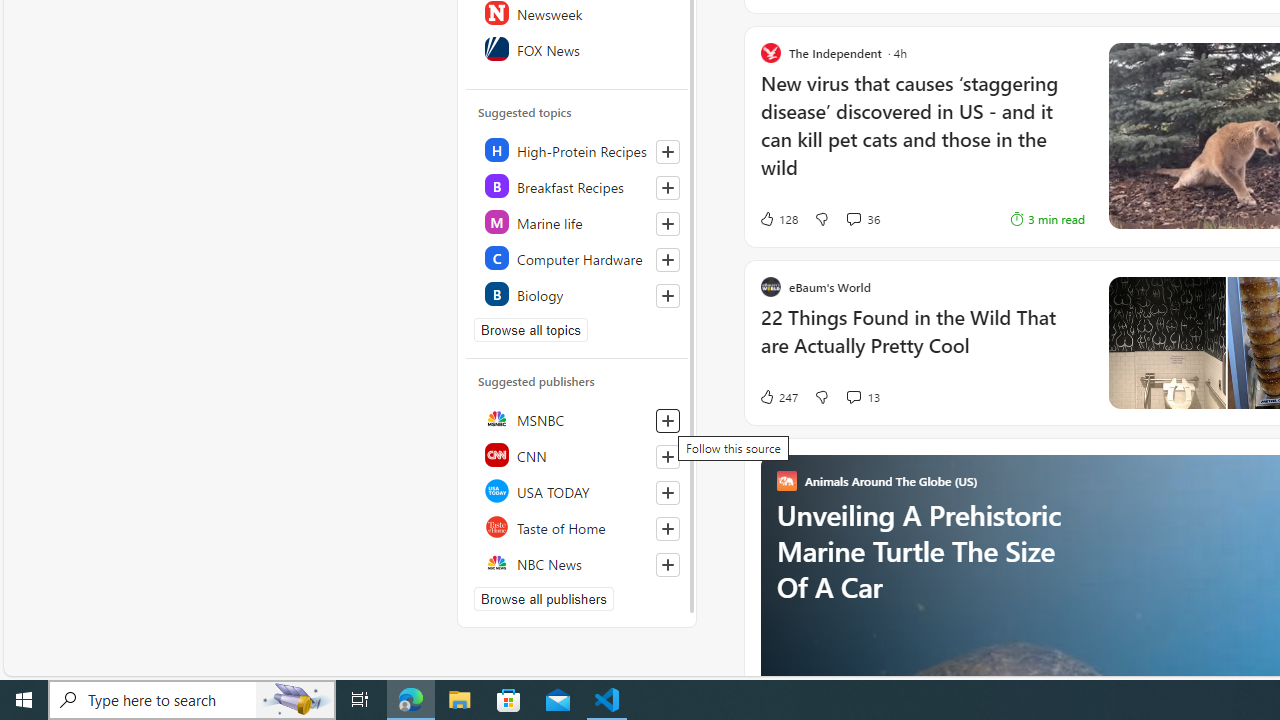  Describe the element at coordinates (853, 396) in the screenshot. I see `'View comments 13 Comment'` at that location.